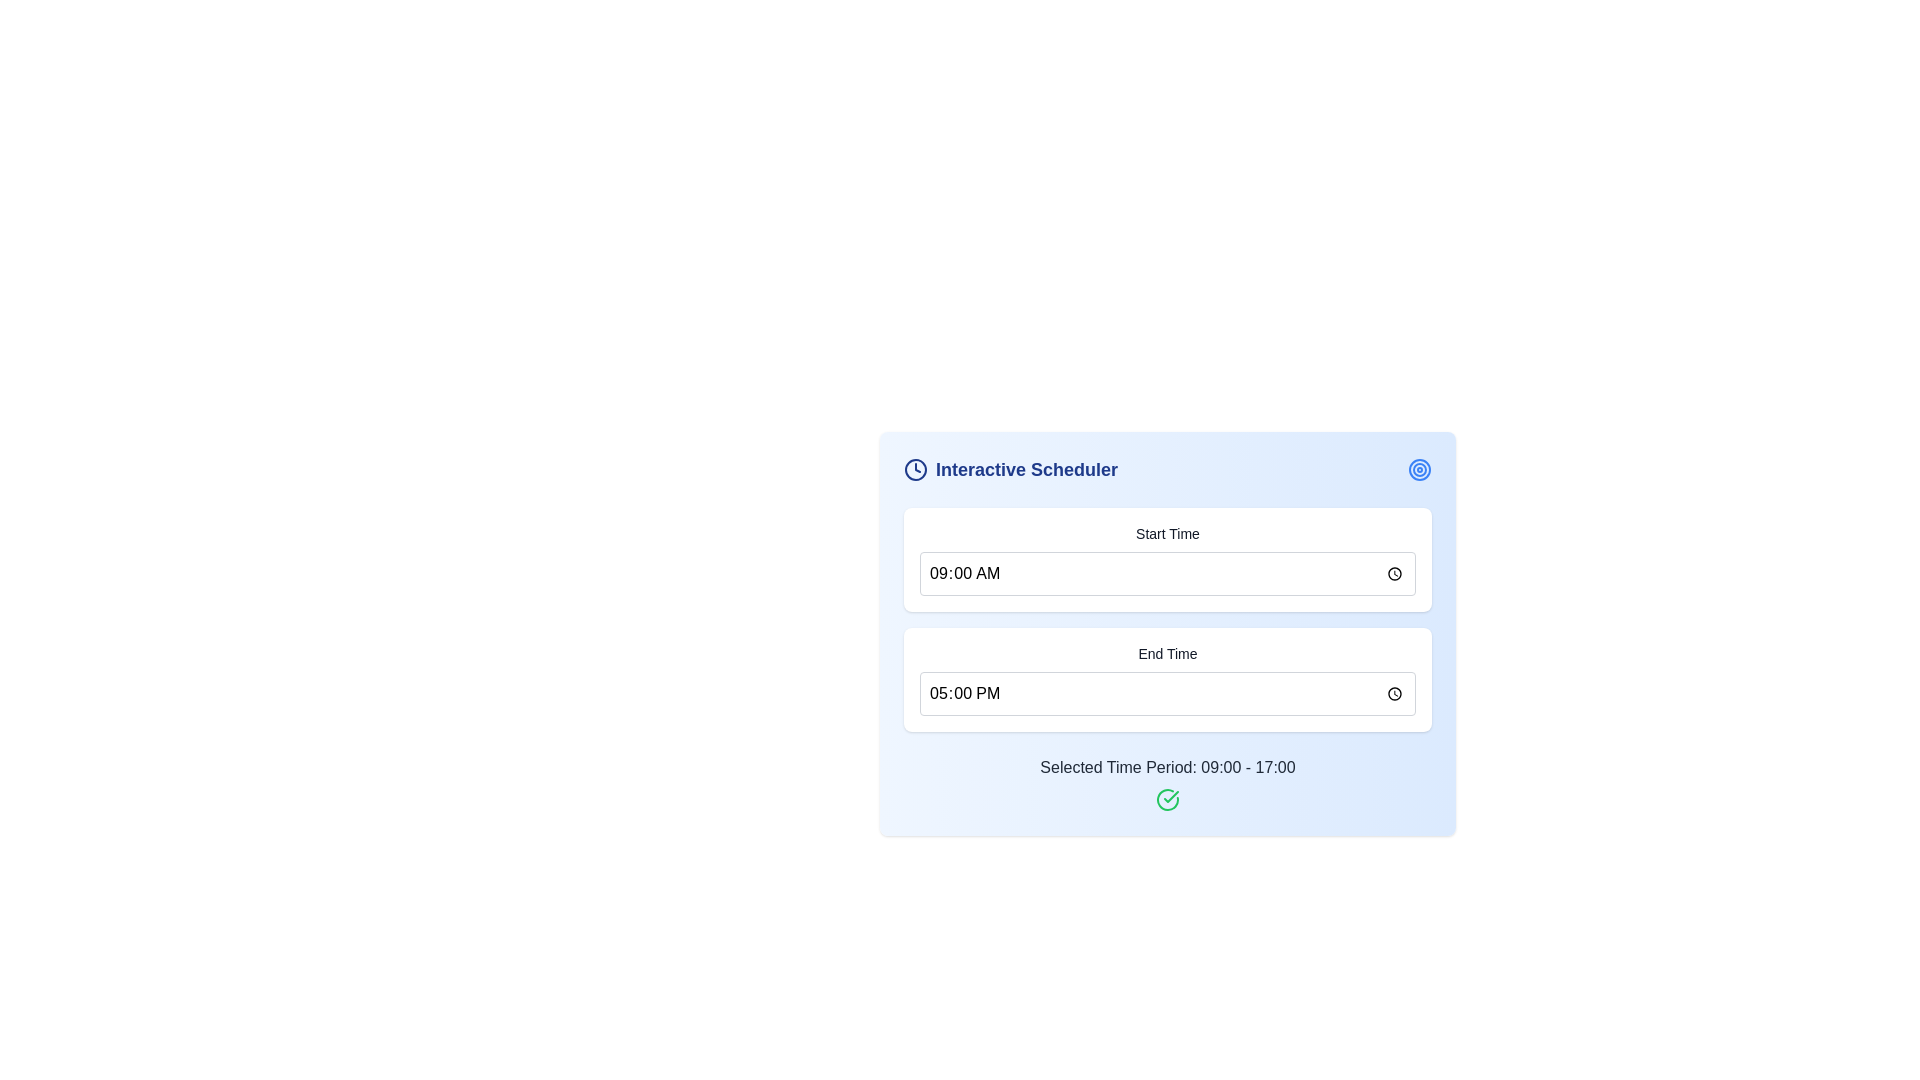  What do you see at coordinates (1167, 798) in the screenshot?
I see `the visual confirmation icon located to the right of the text 'Selected Time Period: 09:00 - 17:00', which indicates that the selected time period is confirmed or valid` at bounding box center [1167, 798].